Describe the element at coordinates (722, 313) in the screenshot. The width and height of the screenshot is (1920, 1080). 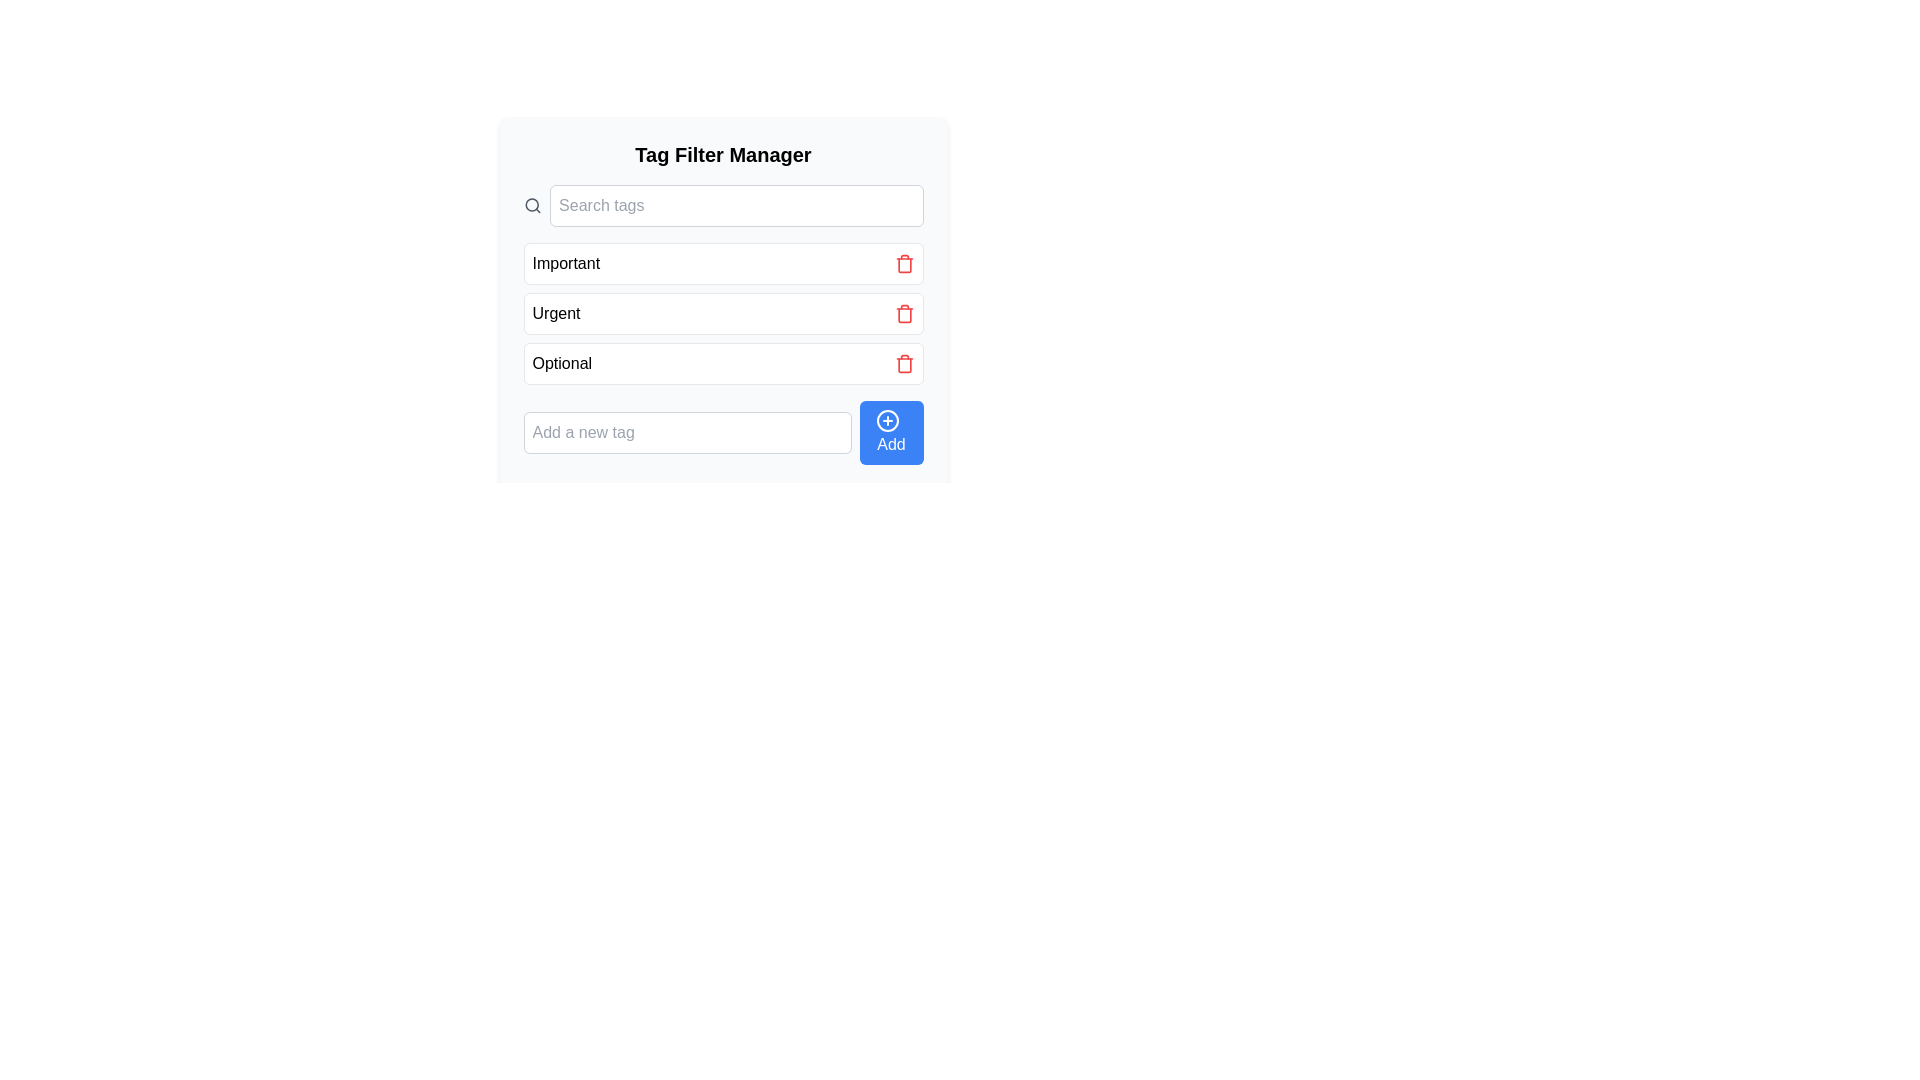
I see `the 'Urgent' tag filter` at that location.